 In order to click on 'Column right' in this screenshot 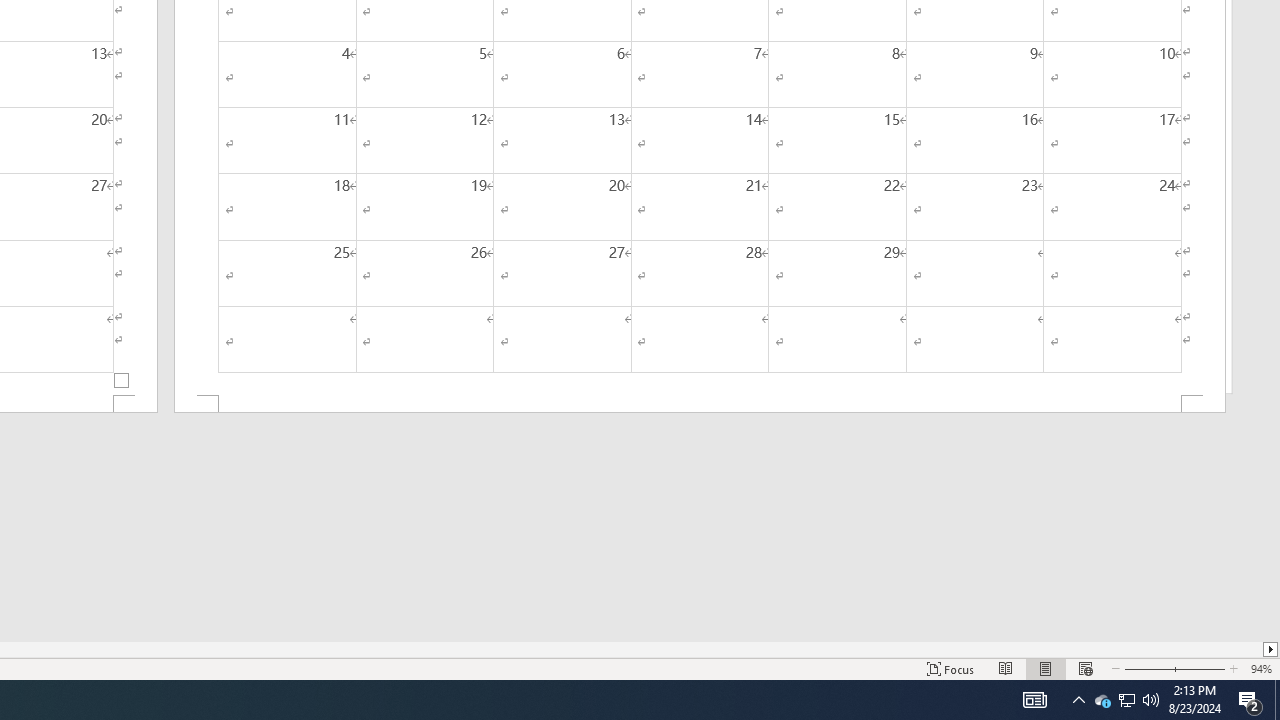, I will do `click(1270, 649)`.